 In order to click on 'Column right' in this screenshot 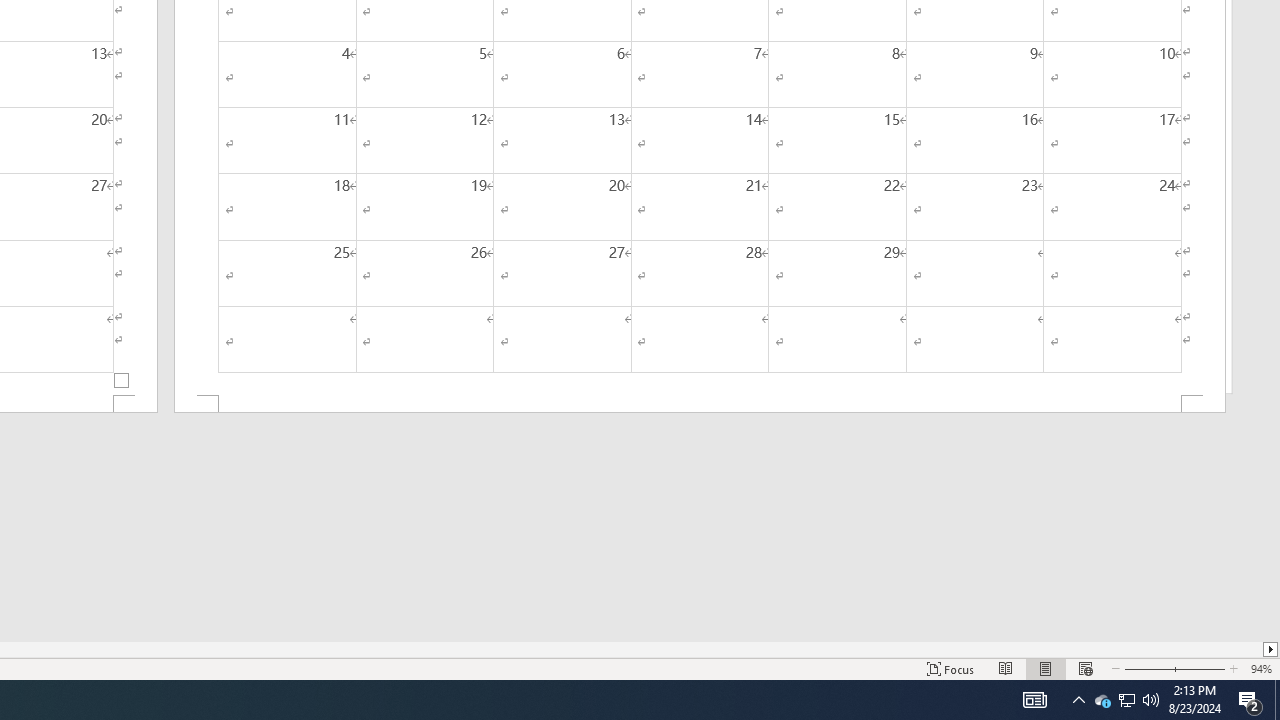, I will do `click(1270, 649)`.